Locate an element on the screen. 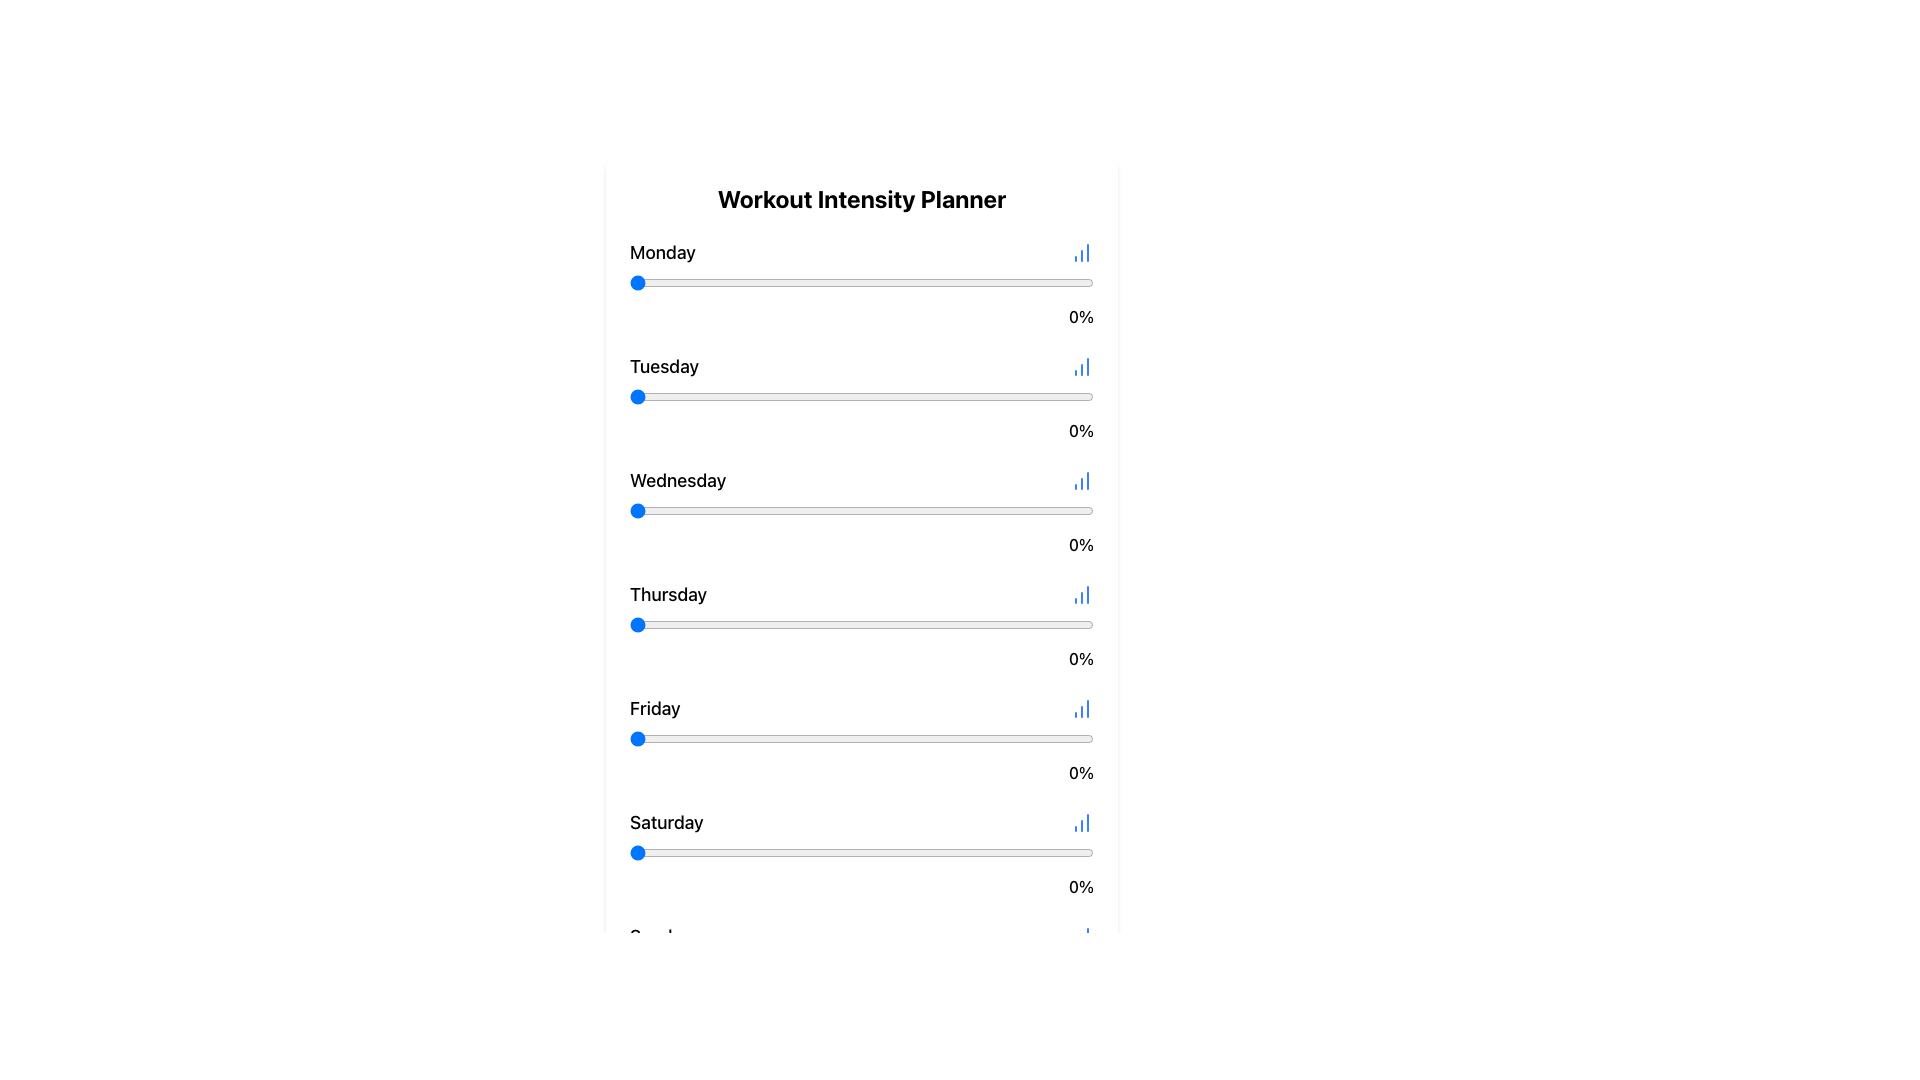 This screenshot has width=1920, height=1080. the intensity for Tuesday is located at coordinates (1083, 397).